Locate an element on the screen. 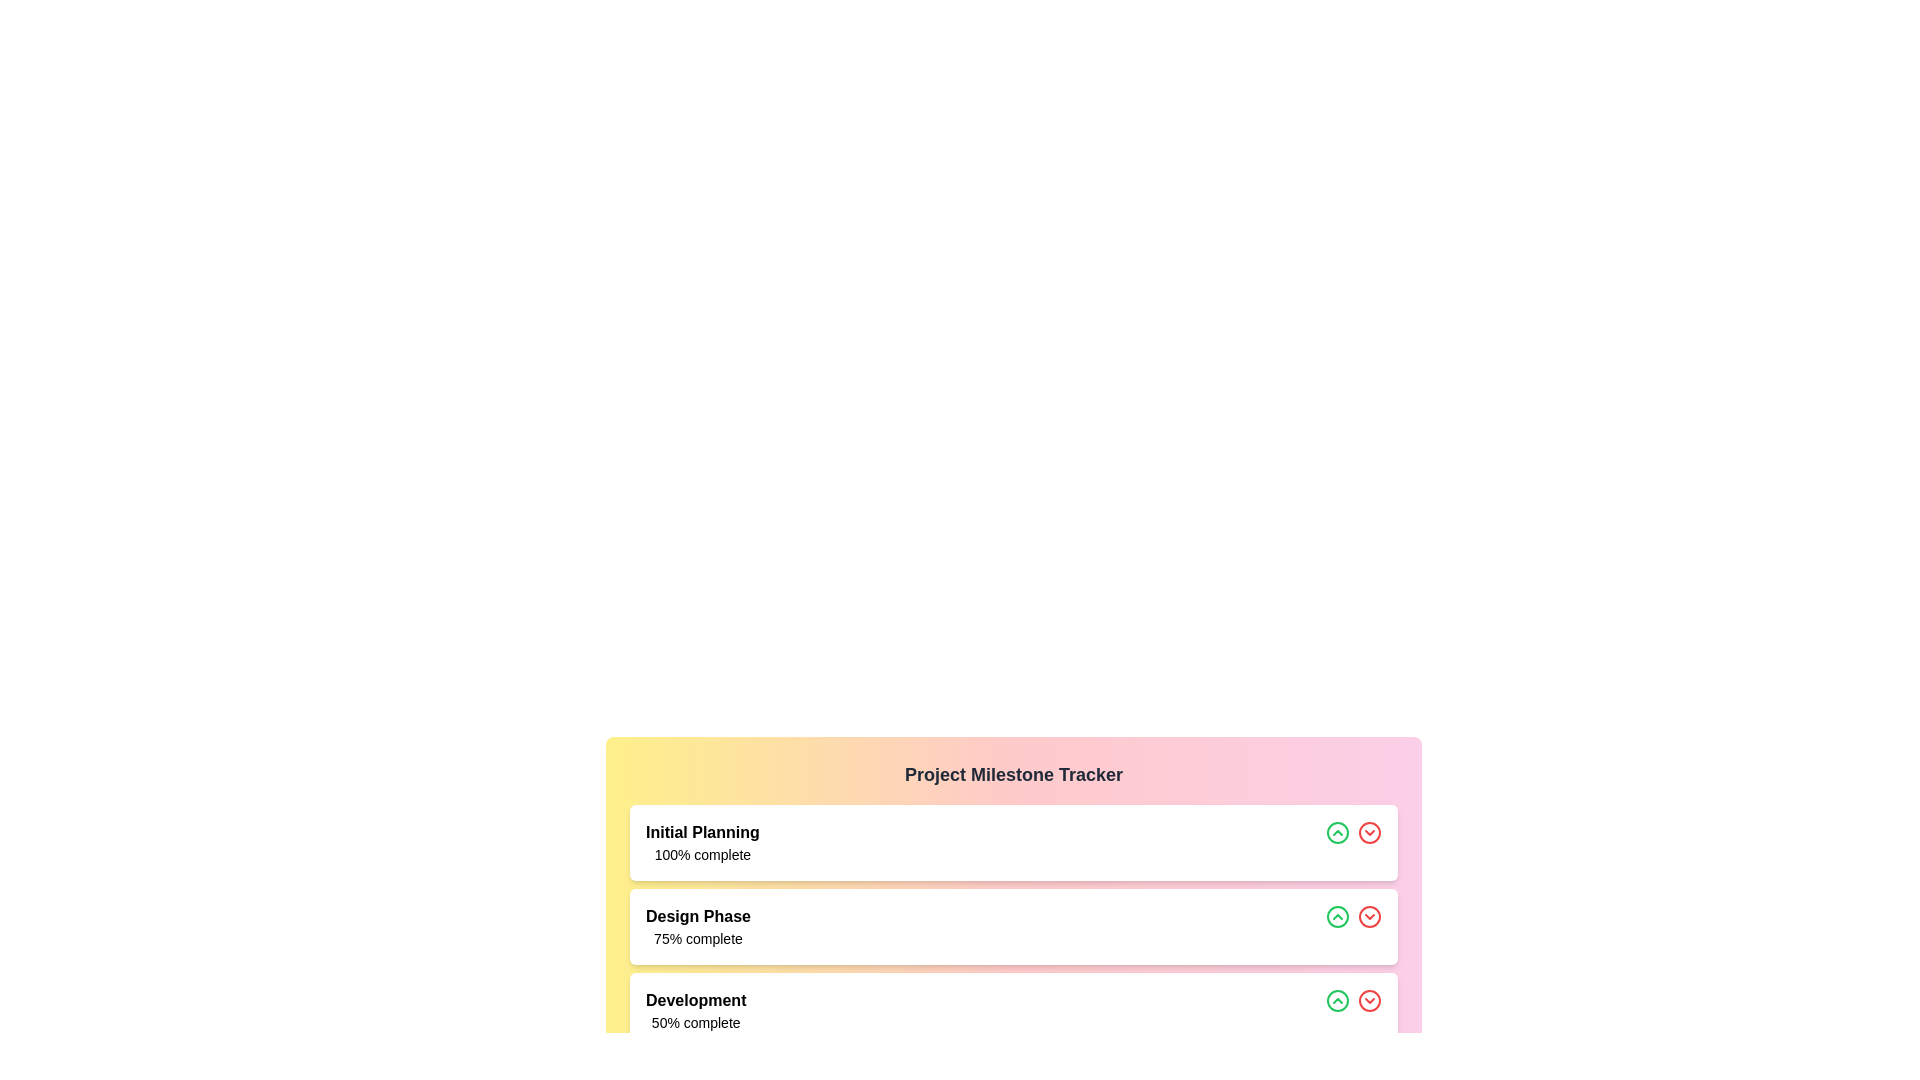 The image size is (1920, 1080). the interactive control button represented as a circular SVG graphic with a green outline and an upward-pointing chevron, located inside the project milestone tracker for 'Development 50% complete' is located at coordinates (1338, 1001).